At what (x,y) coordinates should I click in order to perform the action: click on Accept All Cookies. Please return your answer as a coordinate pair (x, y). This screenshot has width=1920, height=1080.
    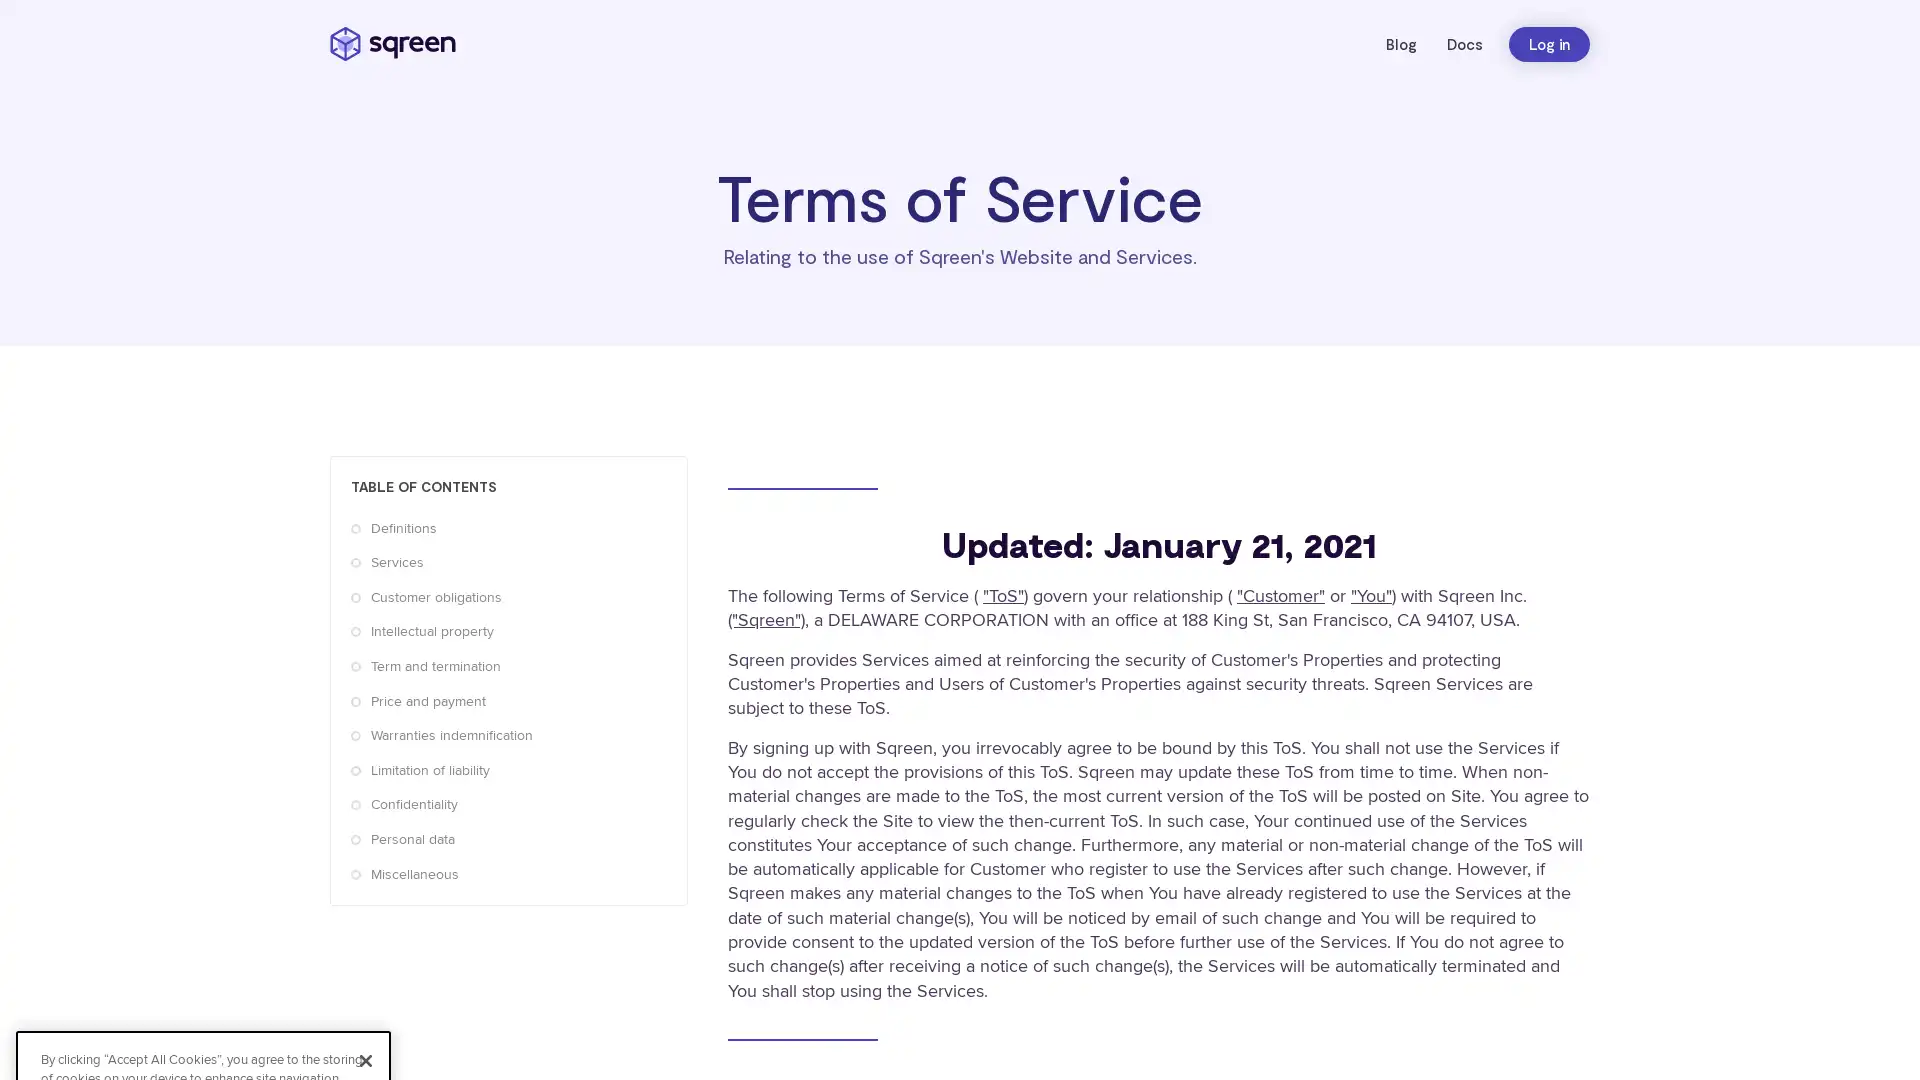
    Looking at the image, I should click on (203, 951).